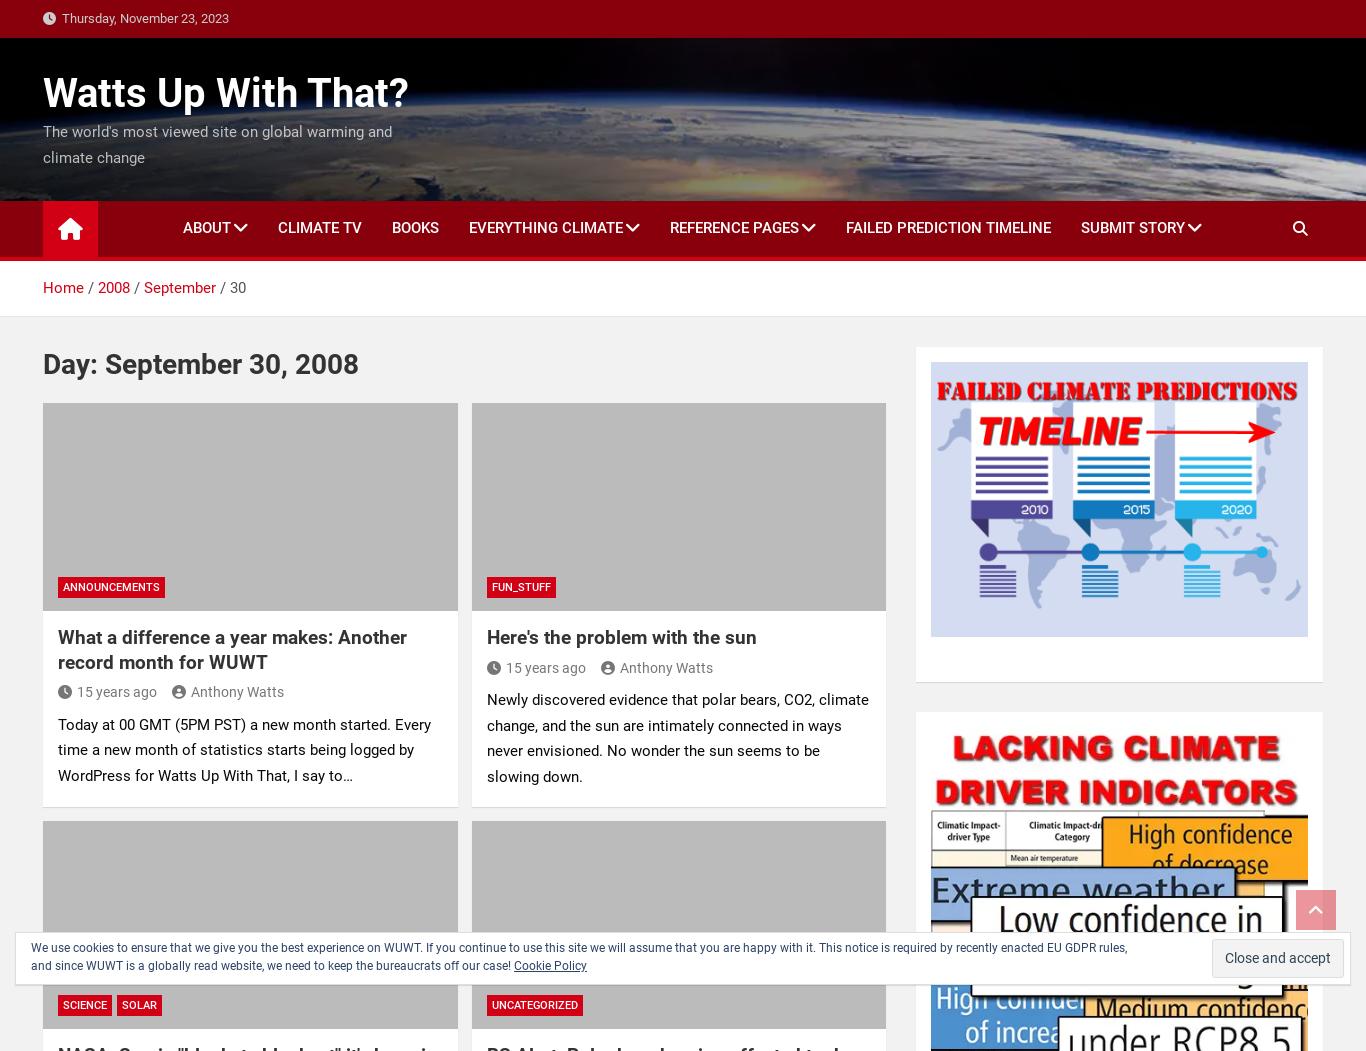 This screenshot has height=1051, width=1366. I want to click on 'September', so click(179, 286).